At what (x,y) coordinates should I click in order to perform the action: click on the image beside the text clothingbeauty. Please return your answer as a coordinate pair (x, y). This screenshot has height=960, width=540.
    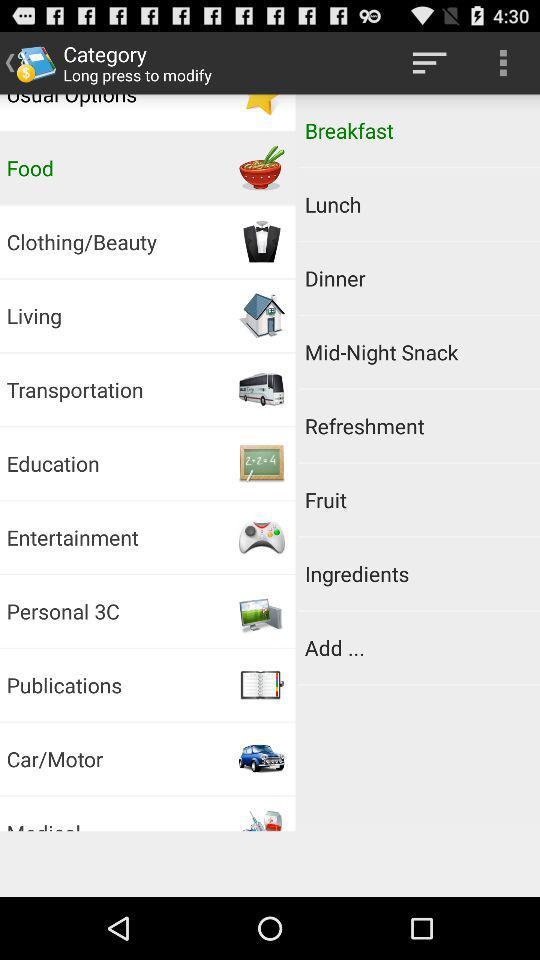
    Looking at the image, I should click on (262, 241).